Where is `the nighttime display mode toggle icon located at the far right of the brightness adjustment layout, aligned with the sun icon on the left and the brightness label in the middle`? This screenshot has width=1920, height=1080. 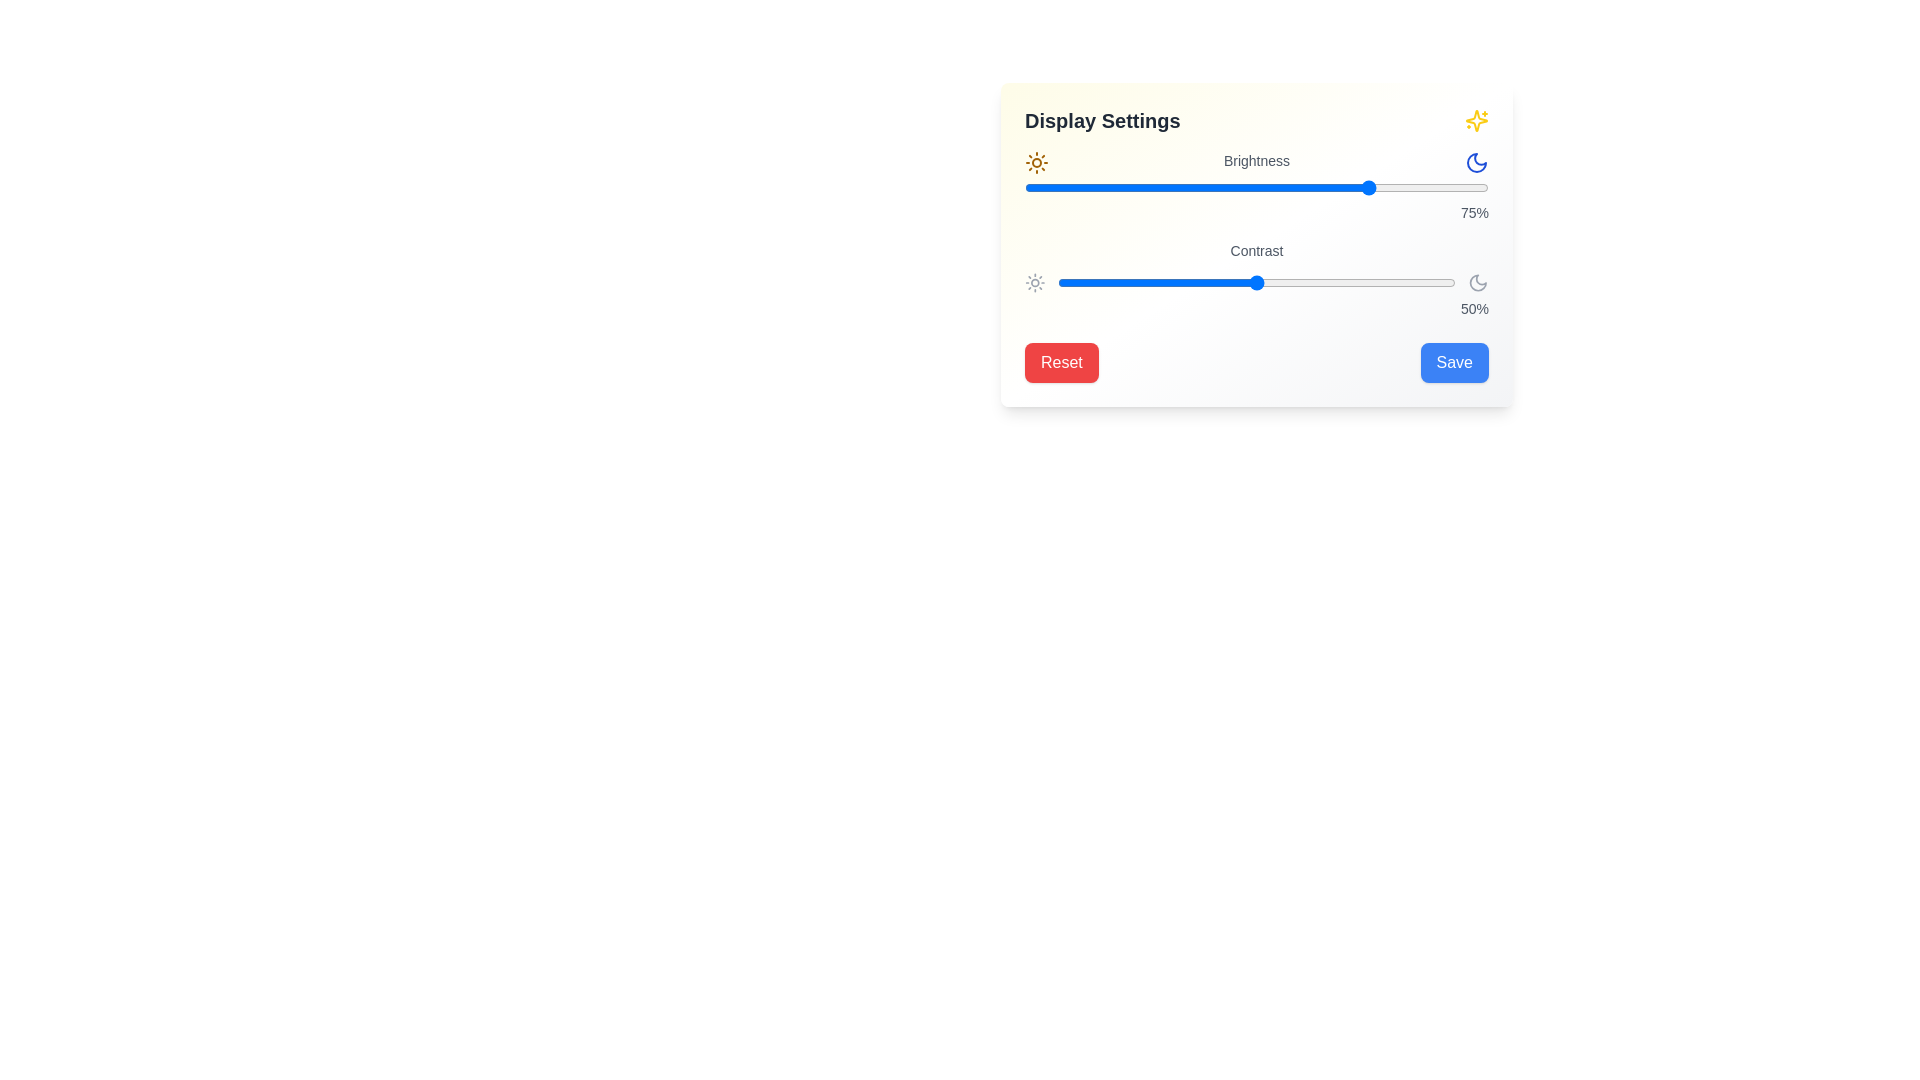
the nighttime display mode toggle icon located at the far right of the brightness adjustment layout, aligned with the sun icon on the left and the brightness label in the middle is located at coordinates (1477, 161).